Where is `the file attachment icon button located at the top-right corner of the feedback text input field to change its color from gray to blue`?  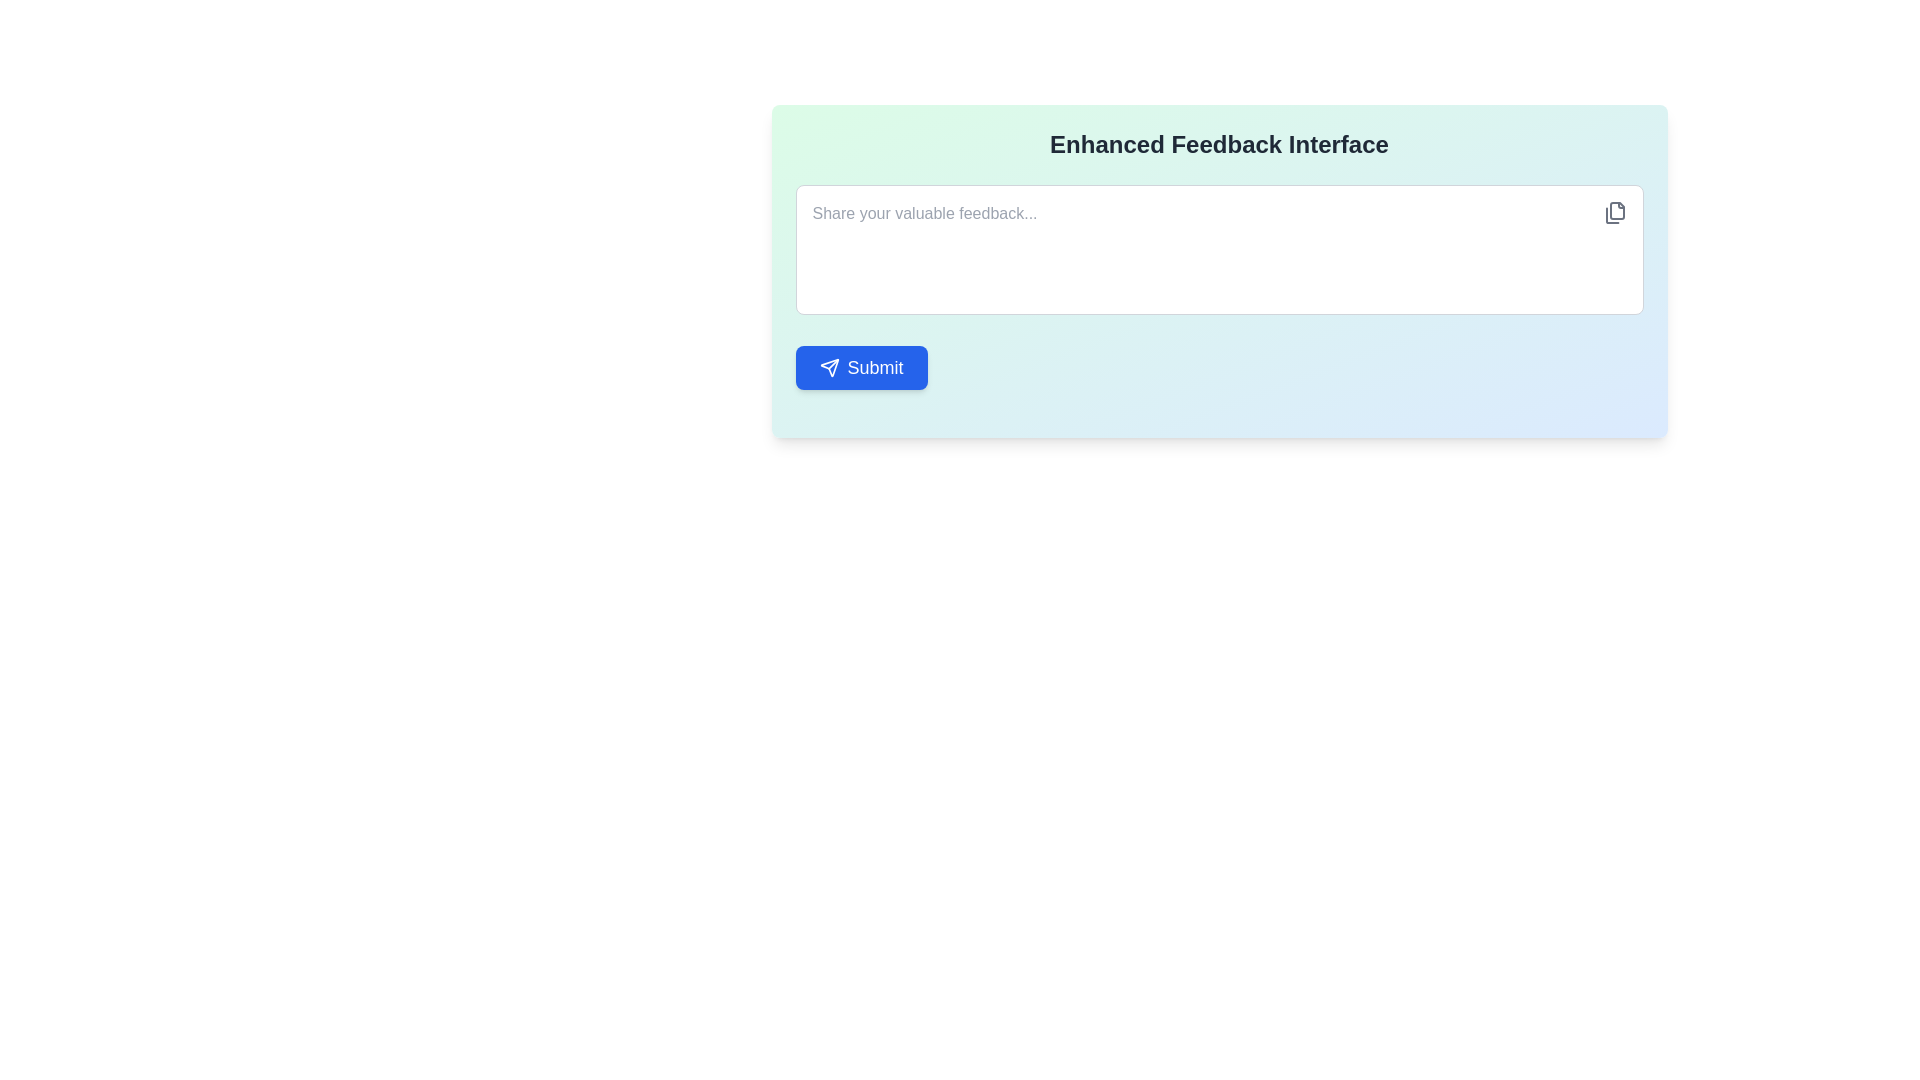
the file attachment icon button located at the top-right corner of the feedback text input field to change its color from gray to blue is located at coordinates (1615, 212).